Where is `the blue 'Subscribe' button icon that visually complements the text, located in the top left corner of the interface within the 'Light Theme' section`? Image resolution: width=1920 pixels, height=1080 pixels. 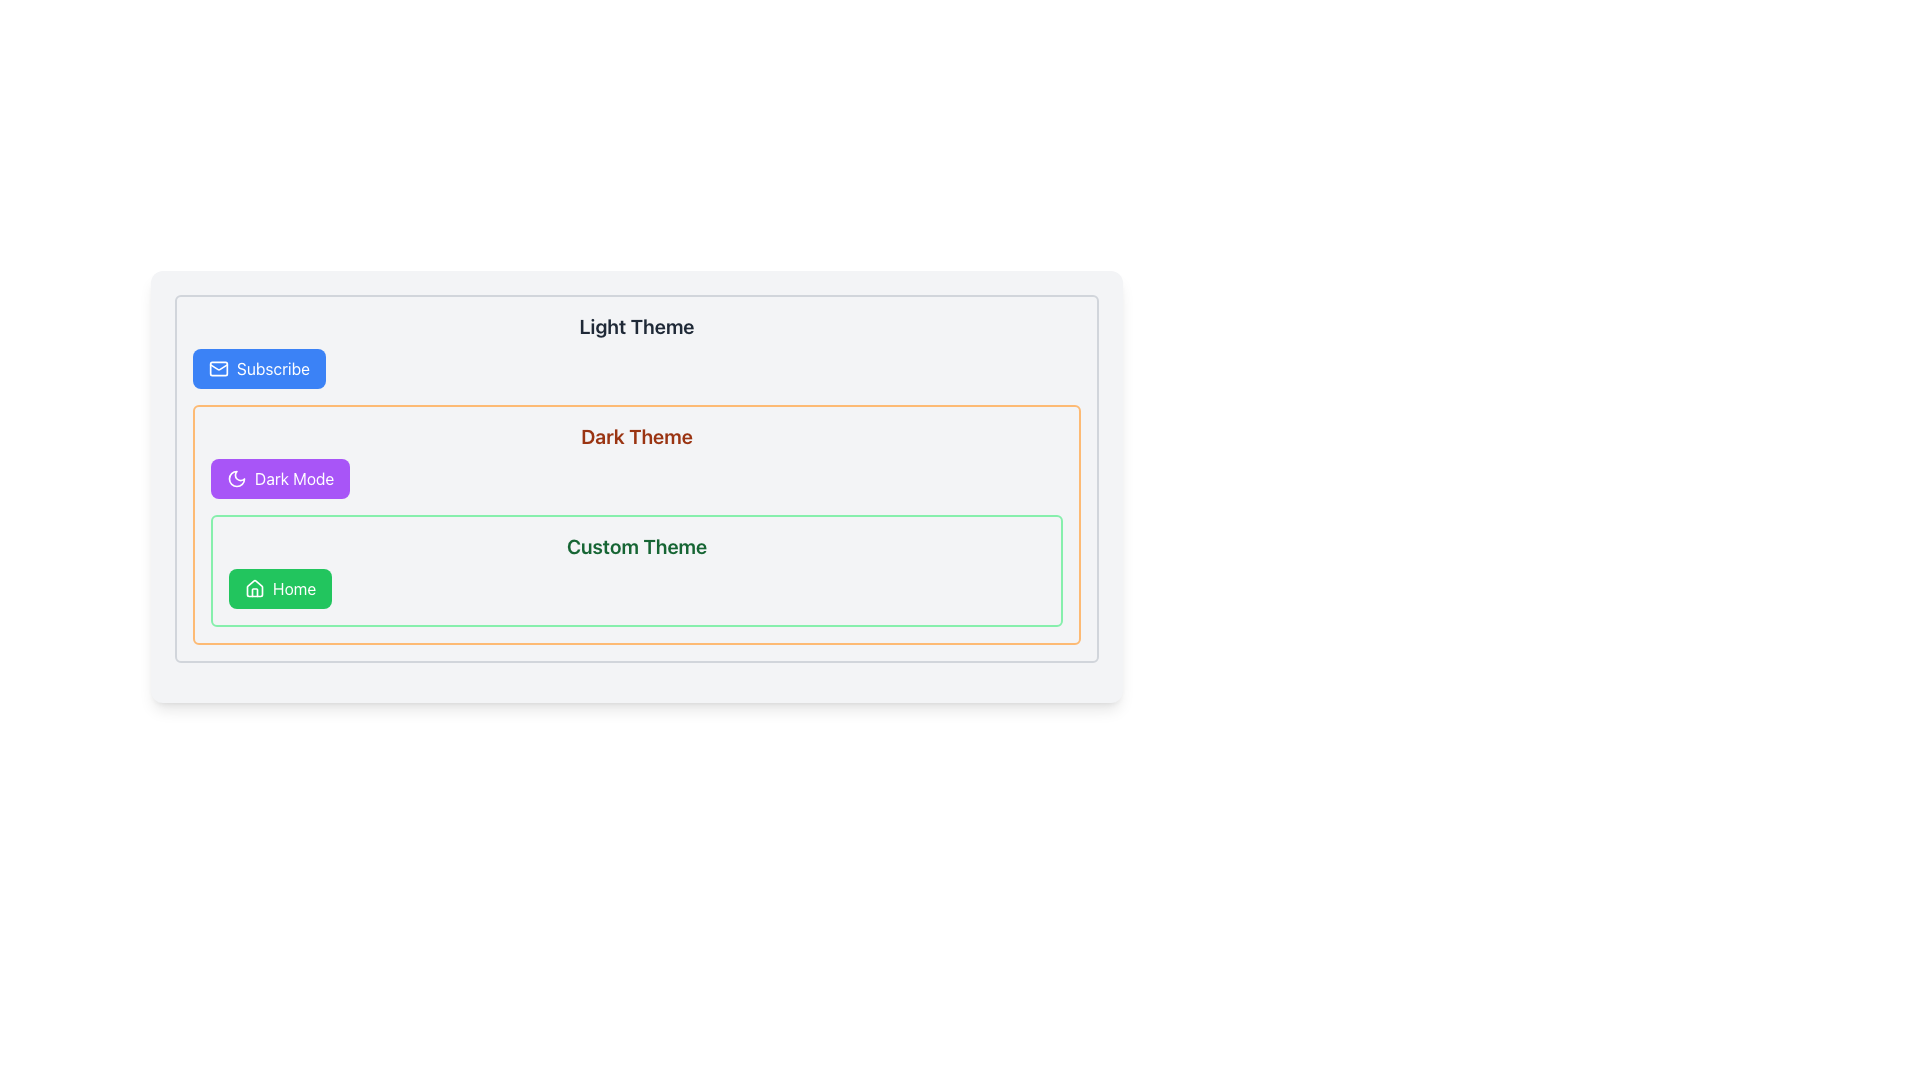
the blue 'Subscribe' button icon that visually complements the text, located in the top left corner of the interface within the 'Light Theme' section is located at coordinates (219, 369).